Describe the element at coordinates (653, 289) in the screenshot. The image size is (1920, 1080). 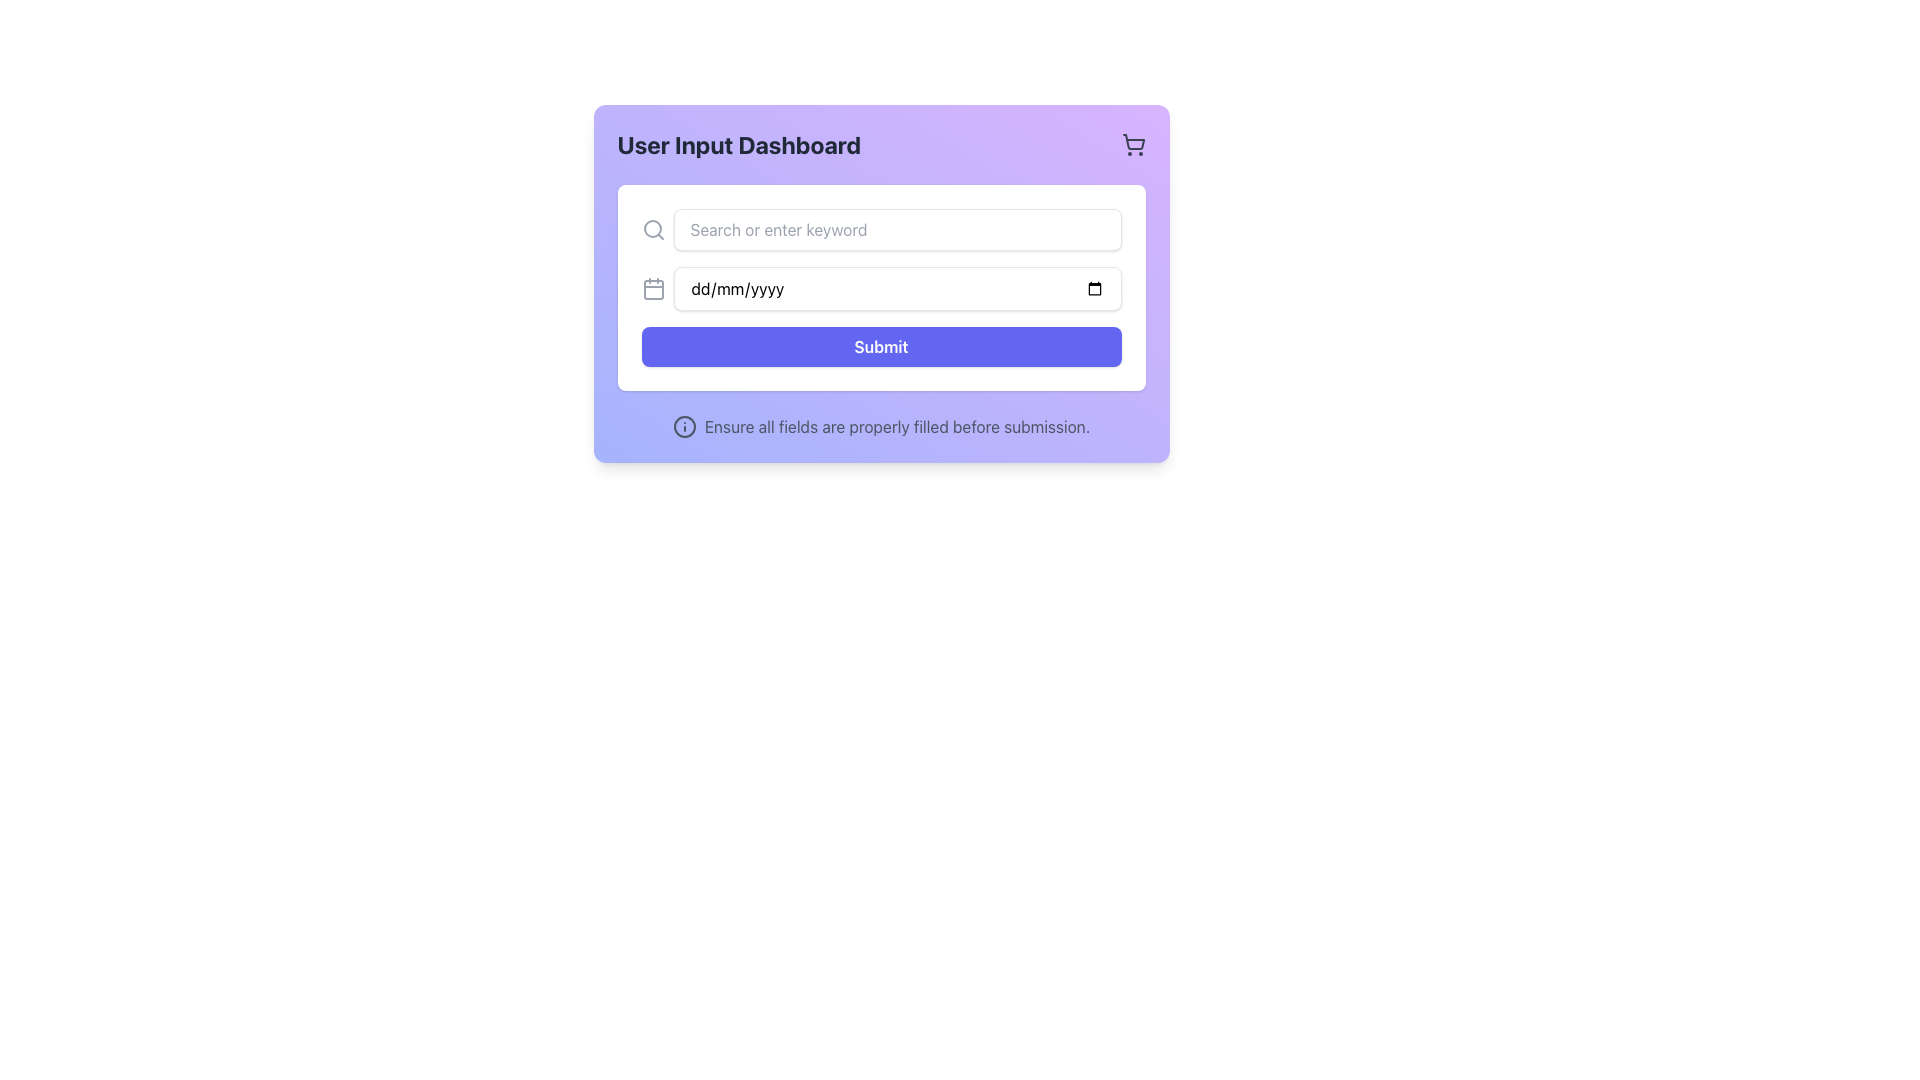
I see `the SVG shape that is part of the calendar icon, located immediately to the left of the 'dd/mm/yyyy' date input field` at that location.